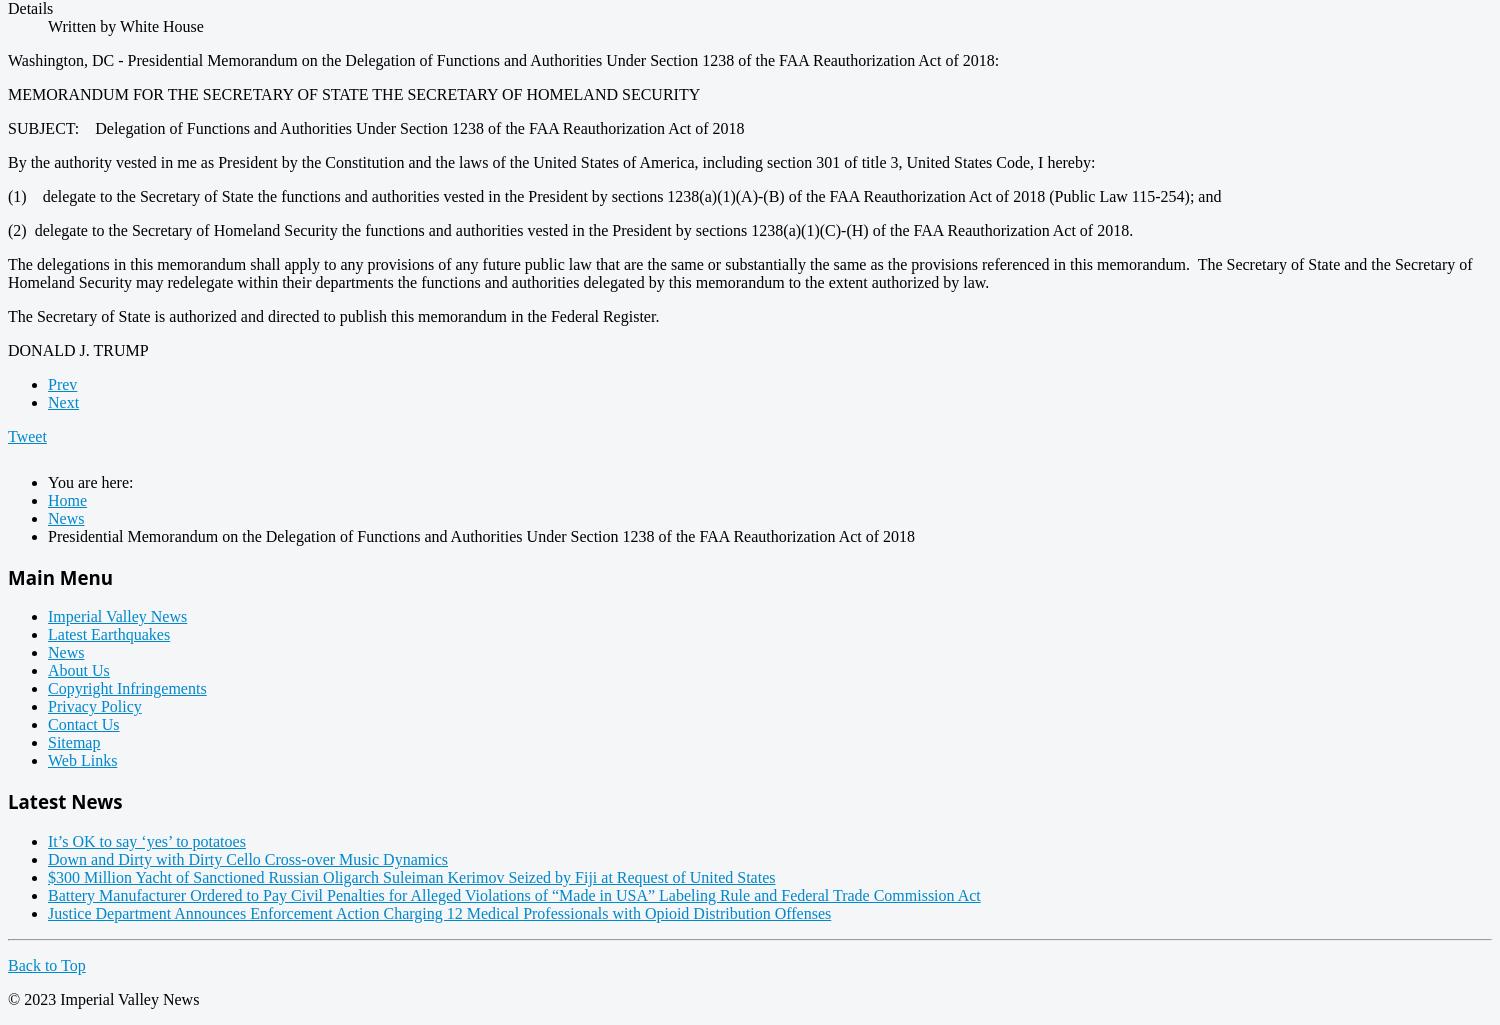  Describe the element at coordinates (411, 876) in the screenshot. I see `'$300 Million Yacht of Sanctioned Russian Oligarch Suleiman Kerimov Seized by Fiji at Request of United States'` at that location.